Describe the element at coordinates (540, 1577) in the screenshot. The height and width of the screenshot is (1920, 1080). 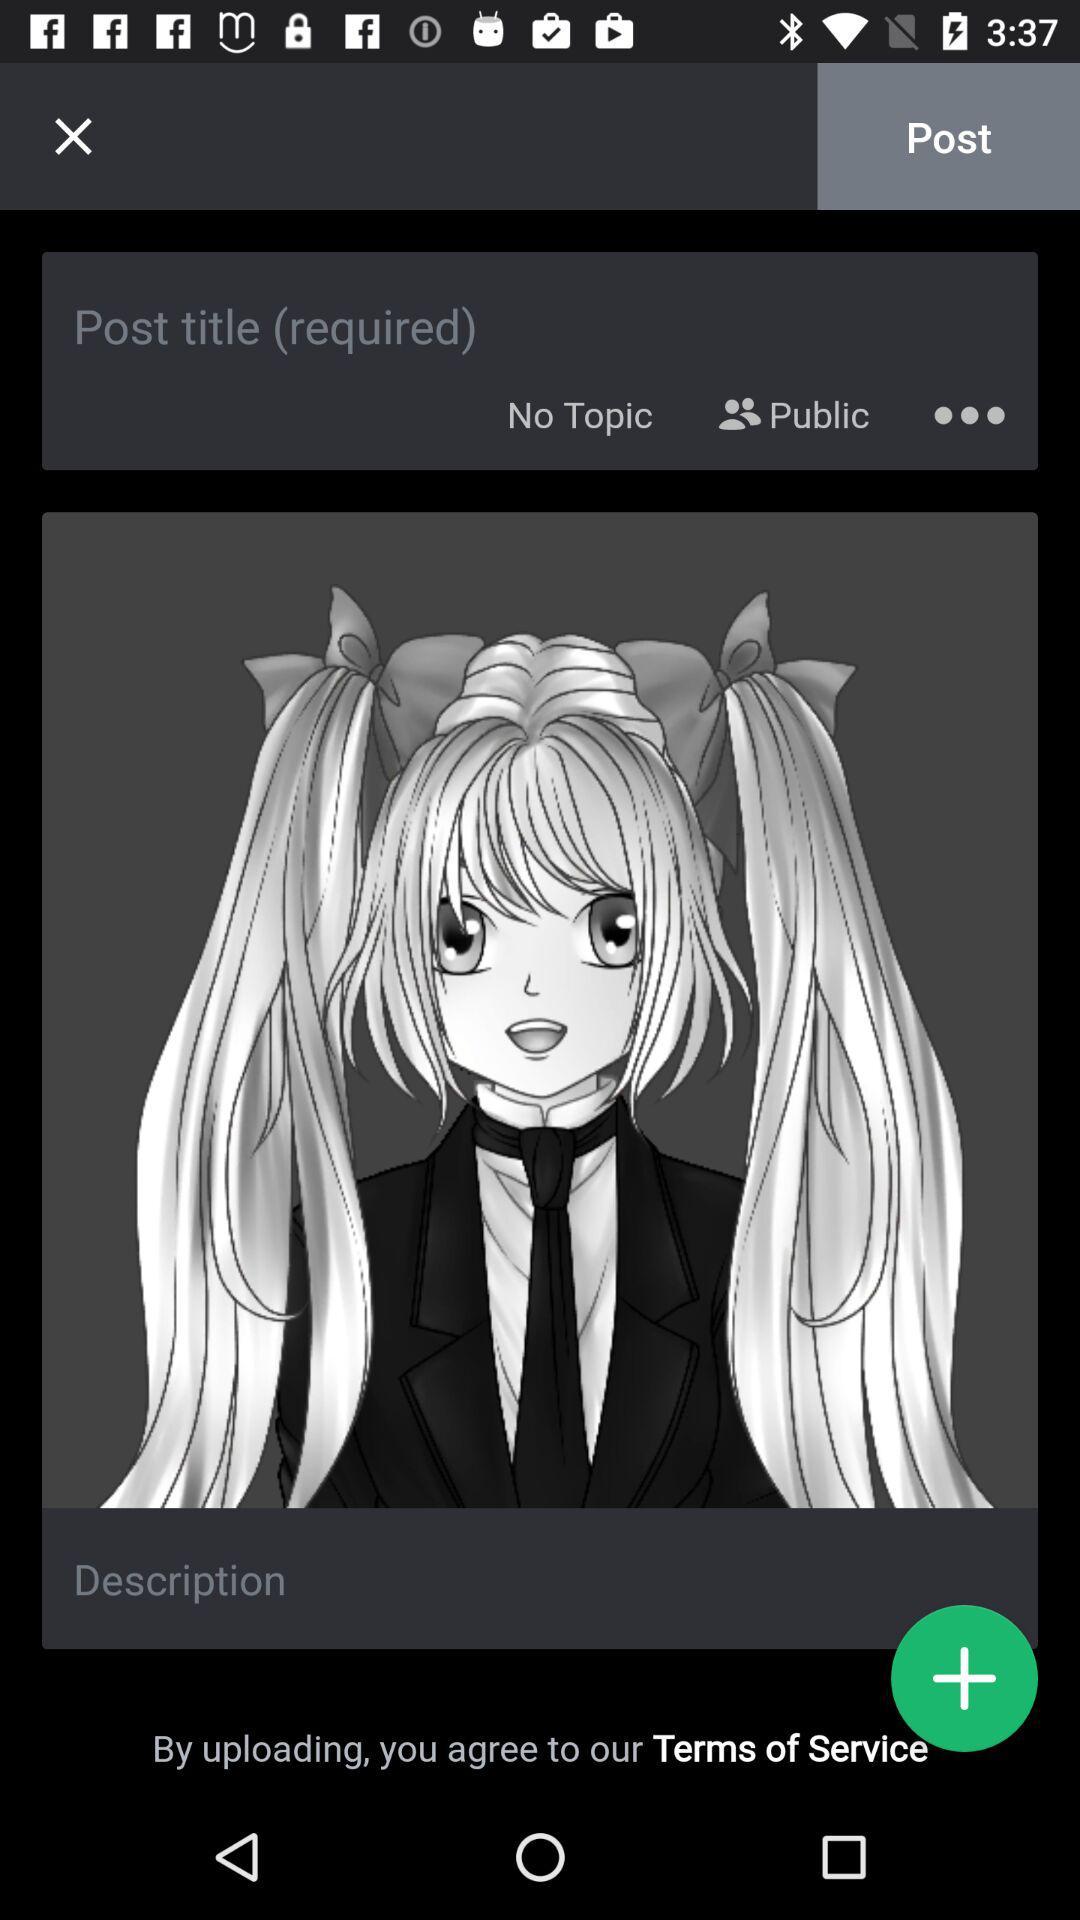
I see `description box` at that location.